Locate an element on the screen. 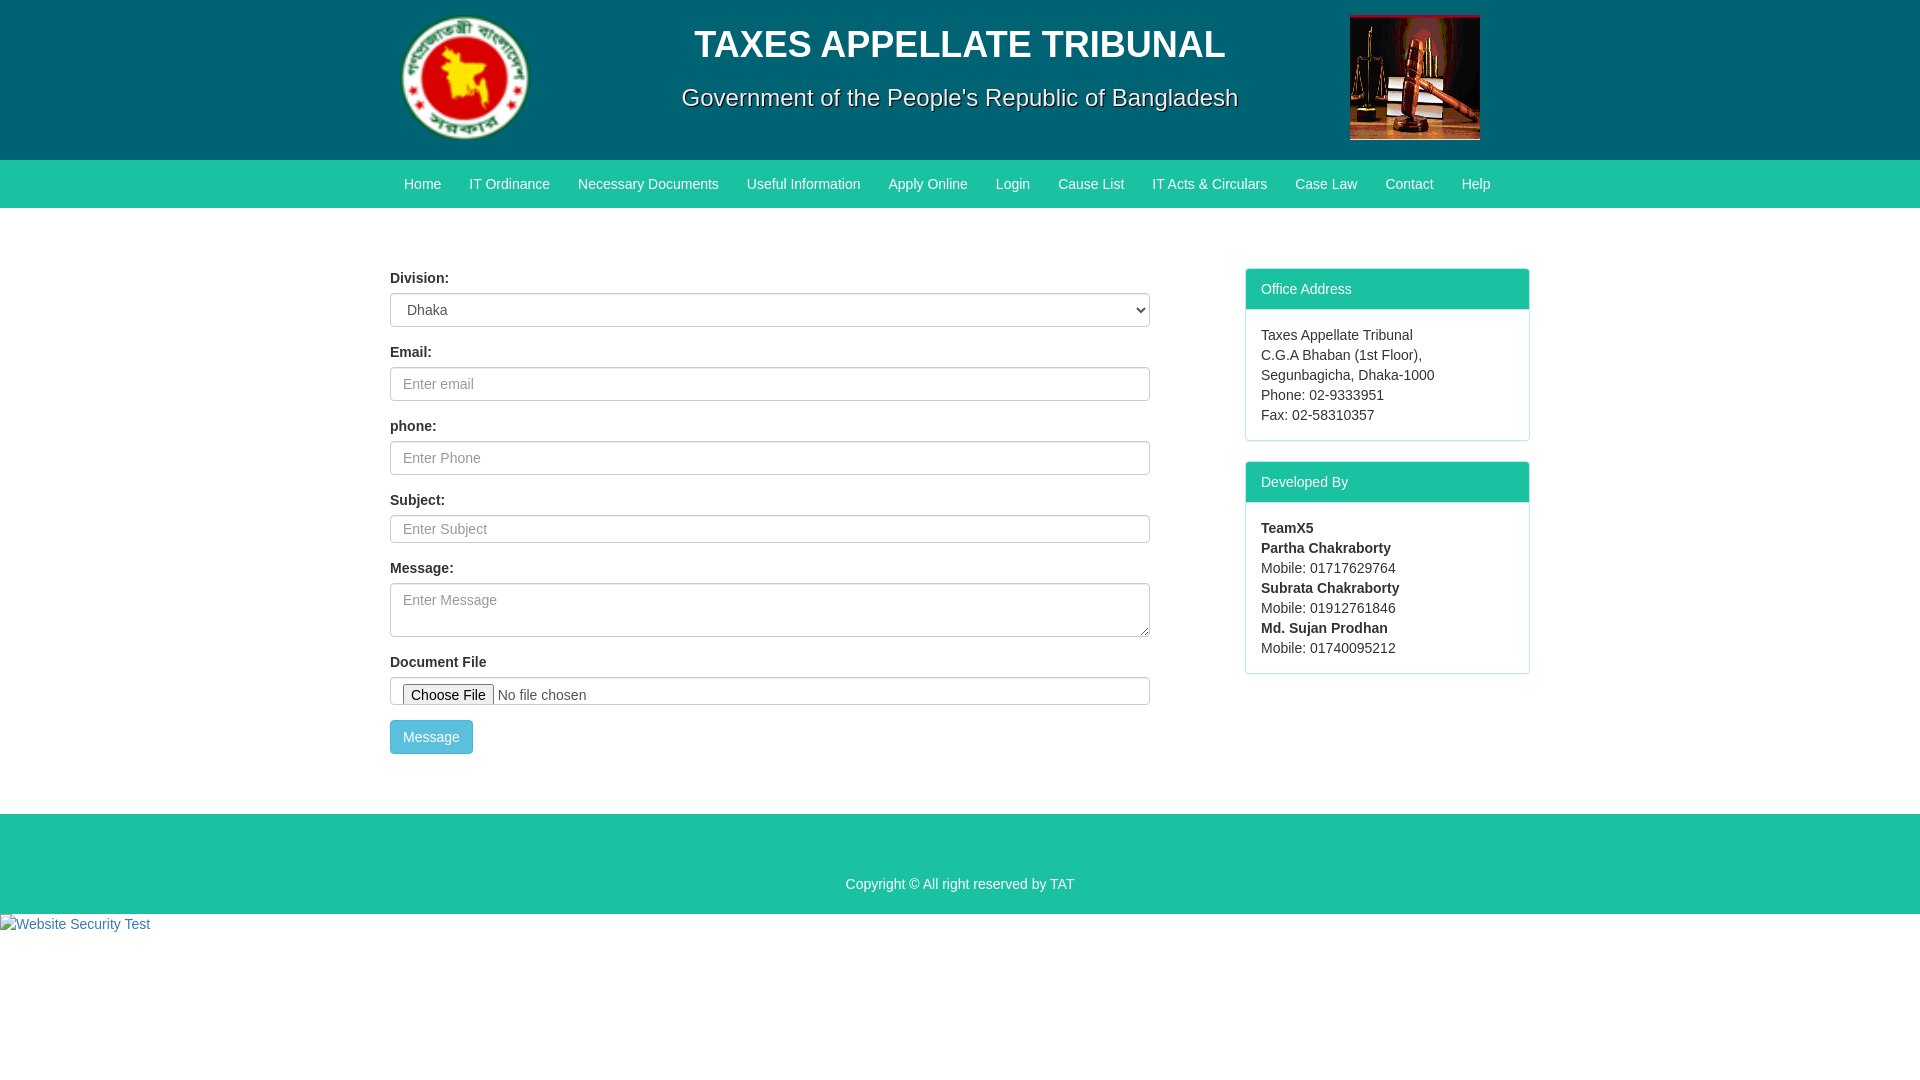 The width and height of the screenshot is (1920, 1080). 'Contact' is located at coordinates (1370, 184).